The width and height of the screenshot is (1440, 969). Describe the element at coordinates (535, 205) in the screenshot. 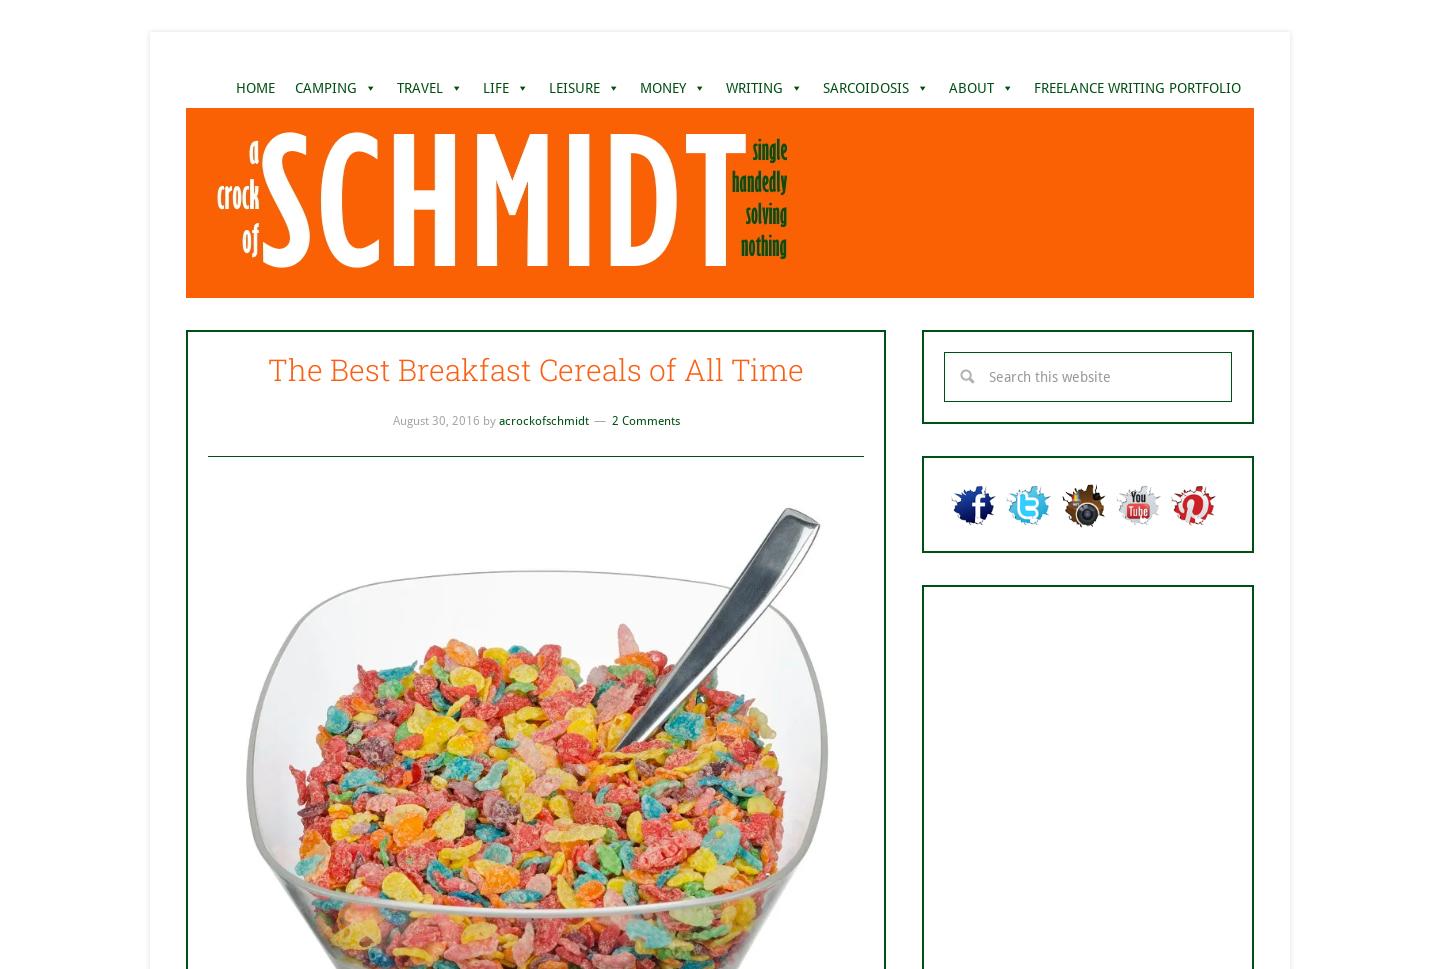

I see `'FUNNY SCHMIDT'` at that location.